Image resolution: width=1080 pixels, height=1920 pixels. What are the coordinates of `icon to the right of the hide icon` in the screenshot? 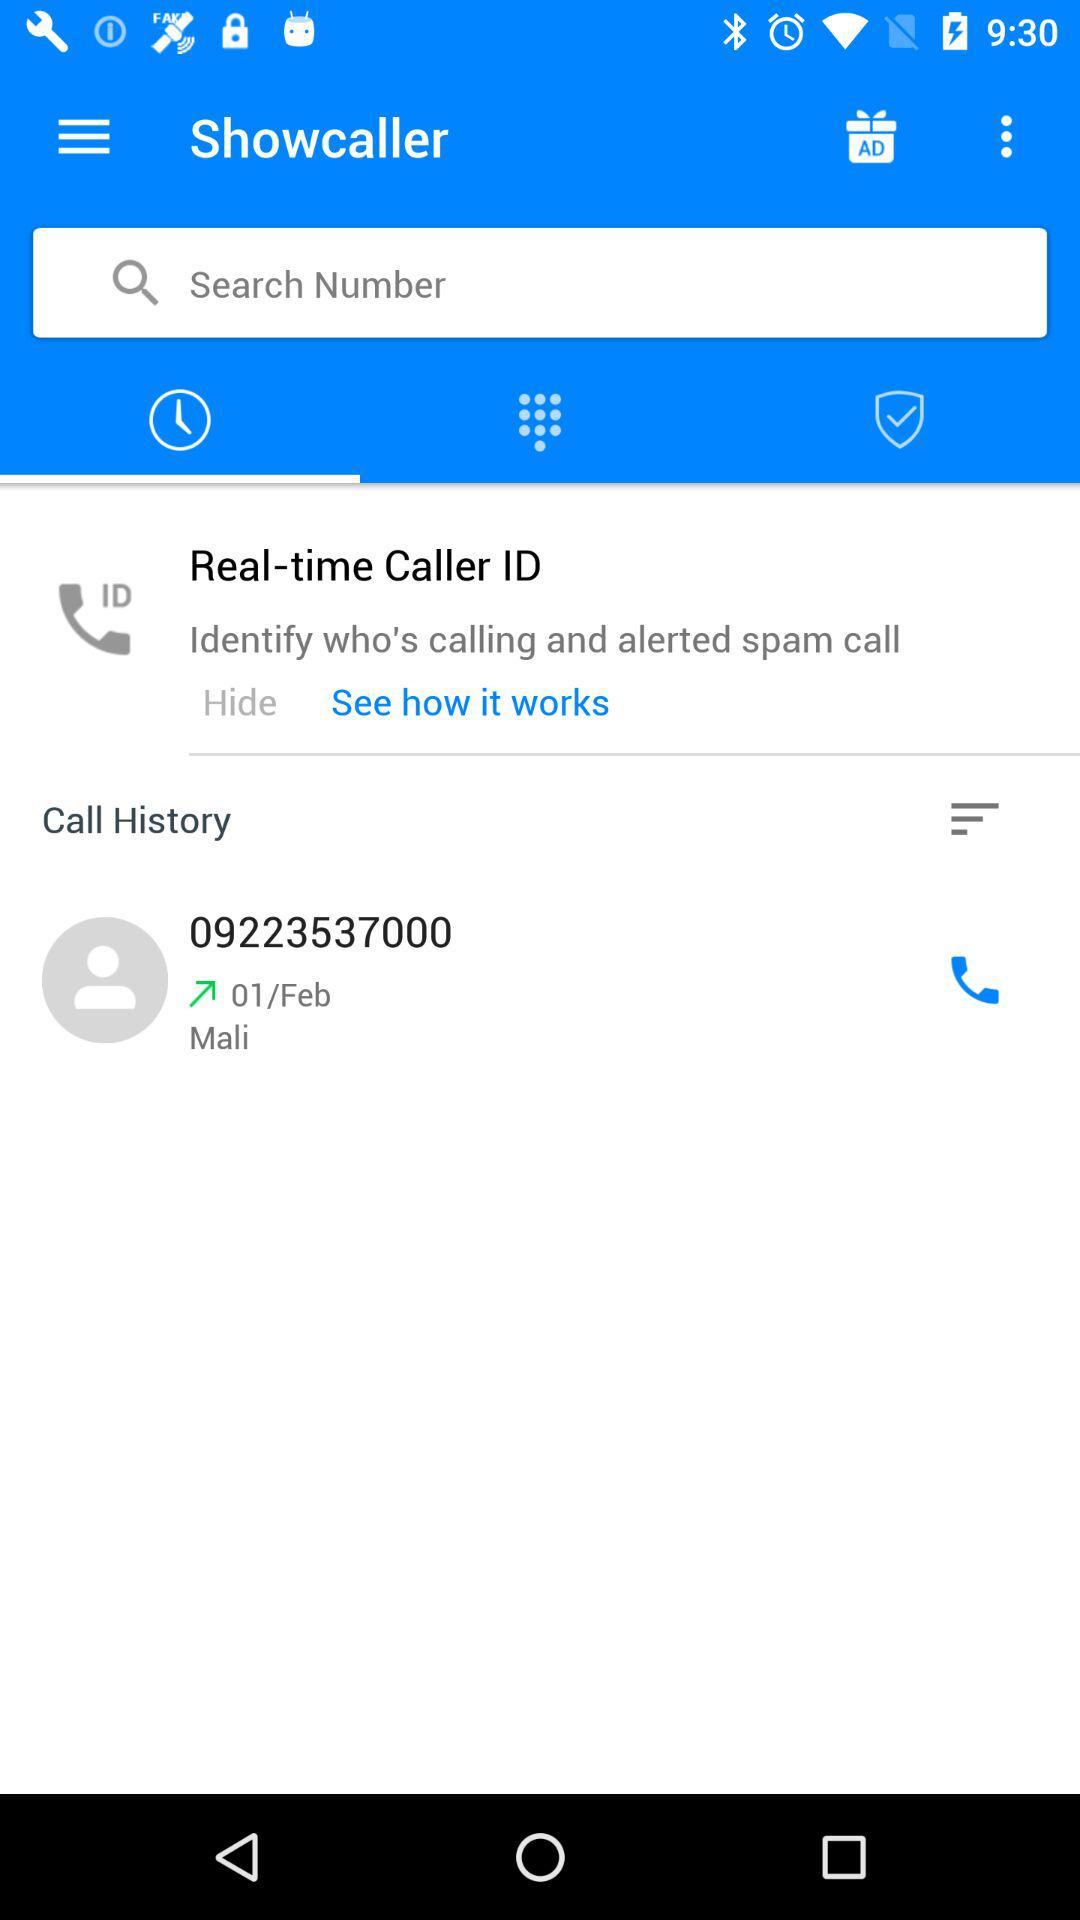 It's located at (470, 701).